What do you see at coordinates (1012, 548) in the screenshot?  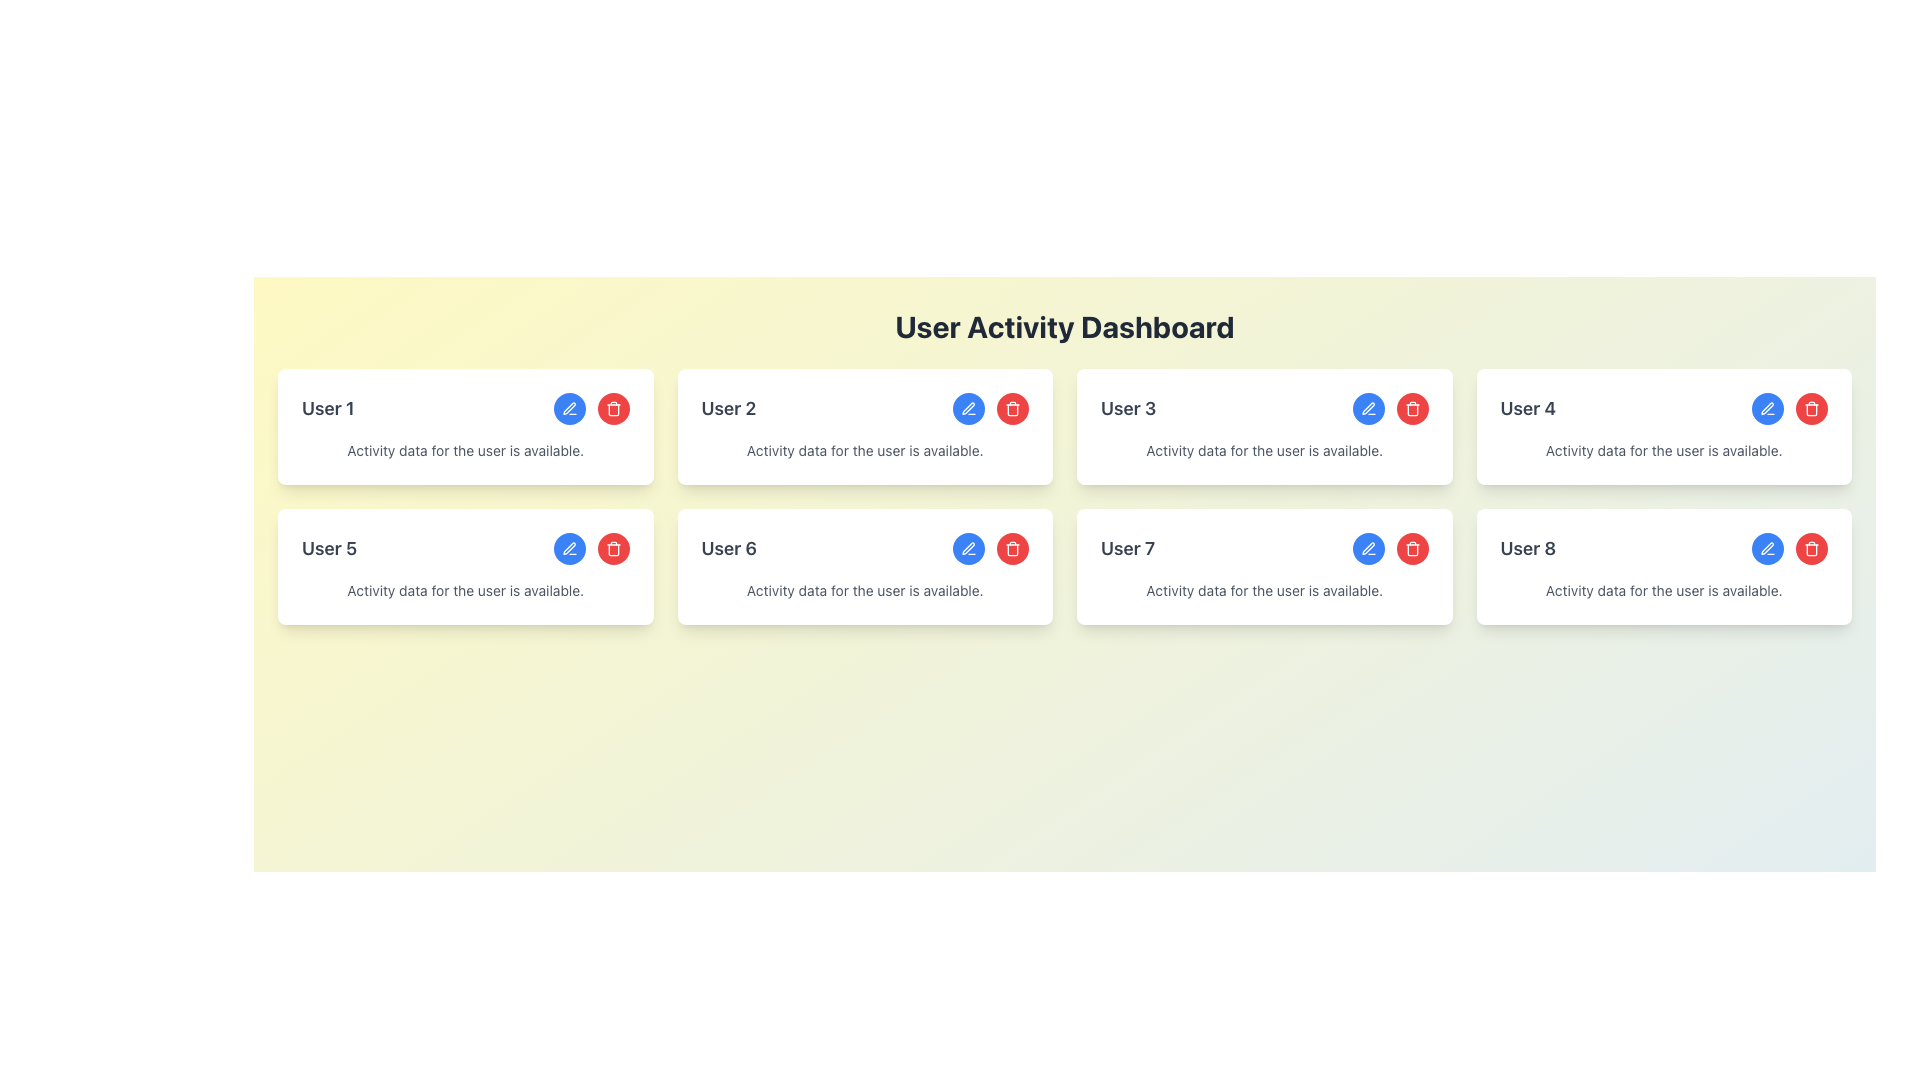 I see `the small red trash can icon located on the 'User 6' card in the dashboard to possibly reveal a tooltip` at bounding box center [1012, 548].